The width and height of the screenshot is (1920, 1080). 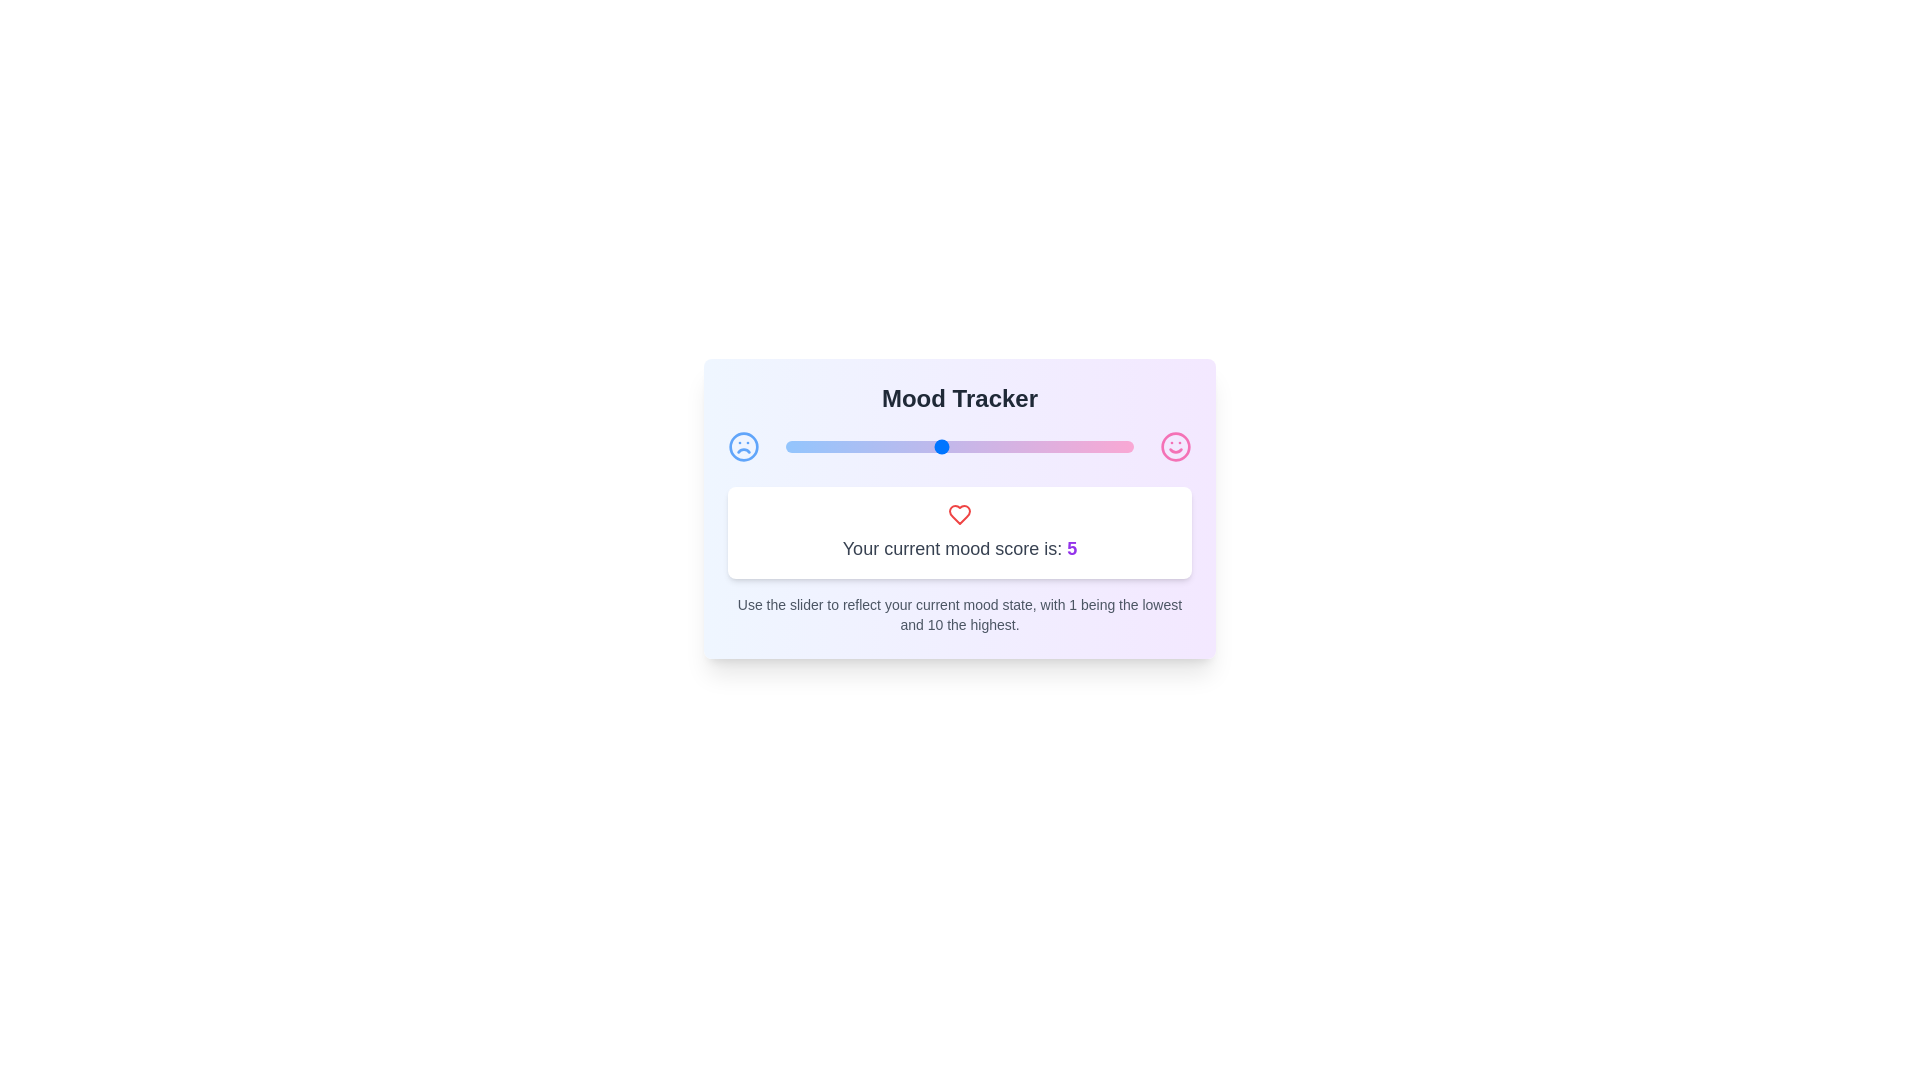 I want to click on the mood slider to set the mood score to 5, so click(x=939, y=446).